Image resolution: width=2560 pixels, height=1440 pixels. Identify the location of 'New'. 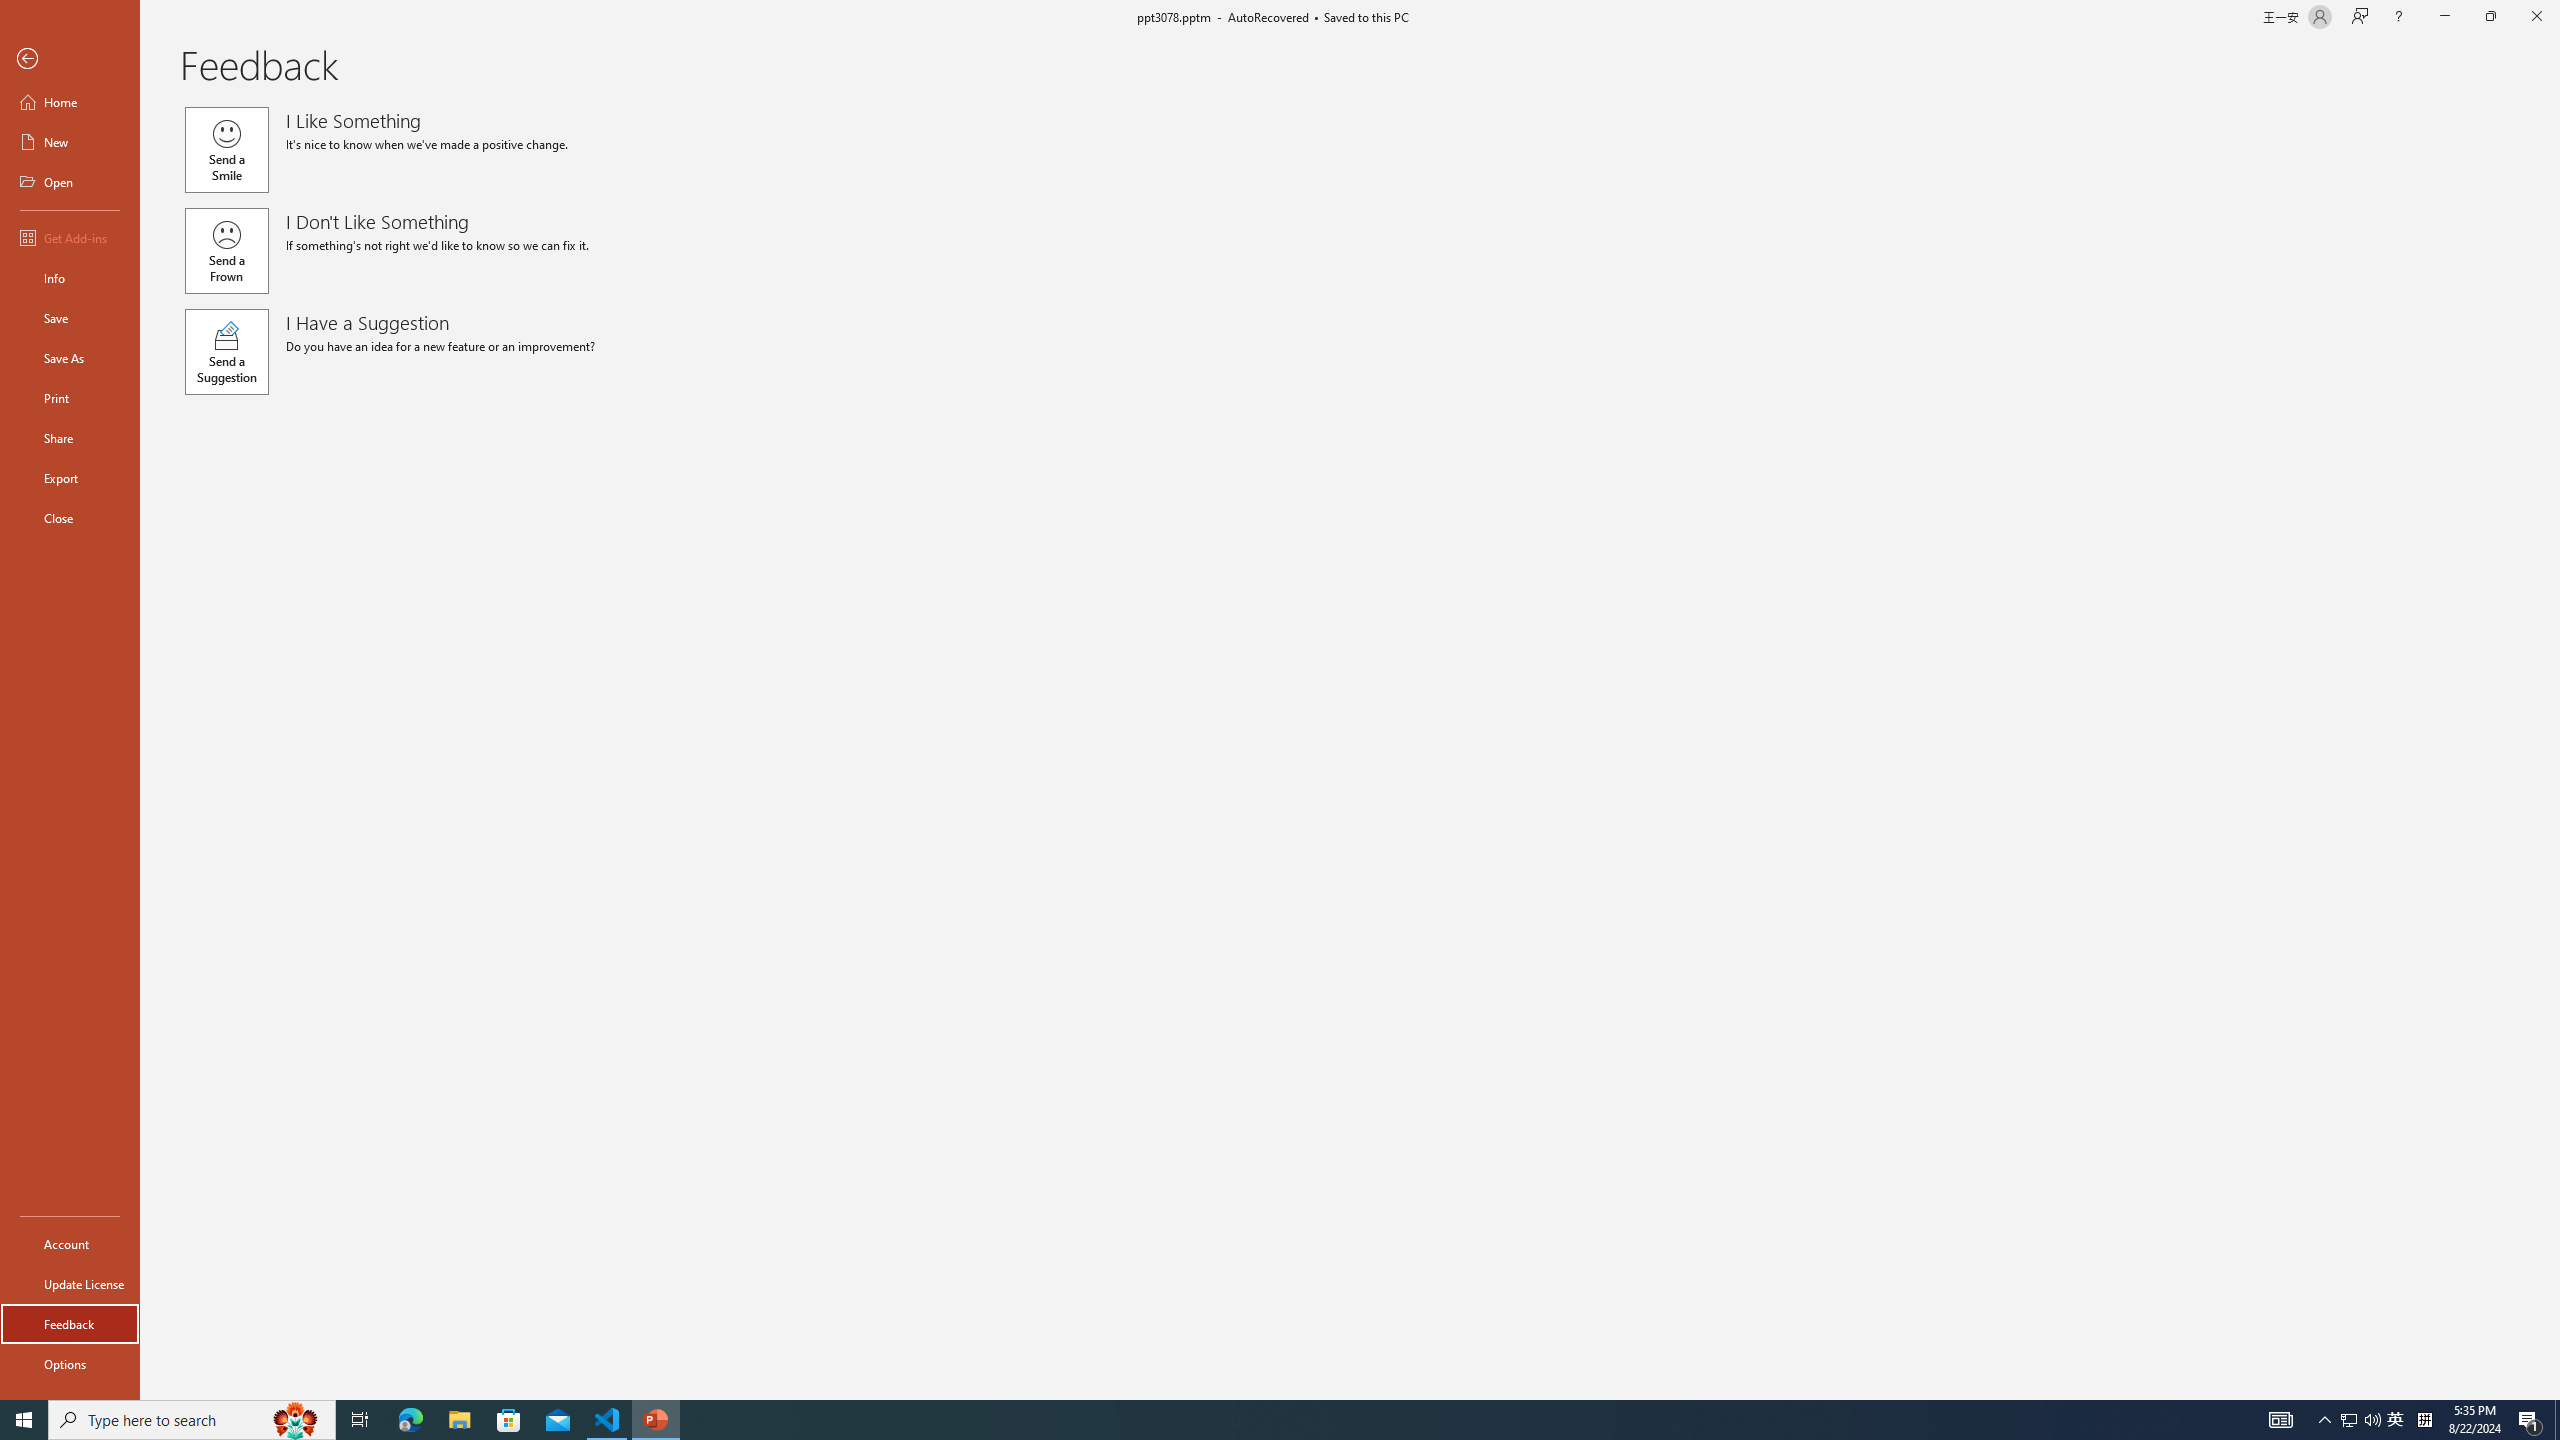
(69, 141).